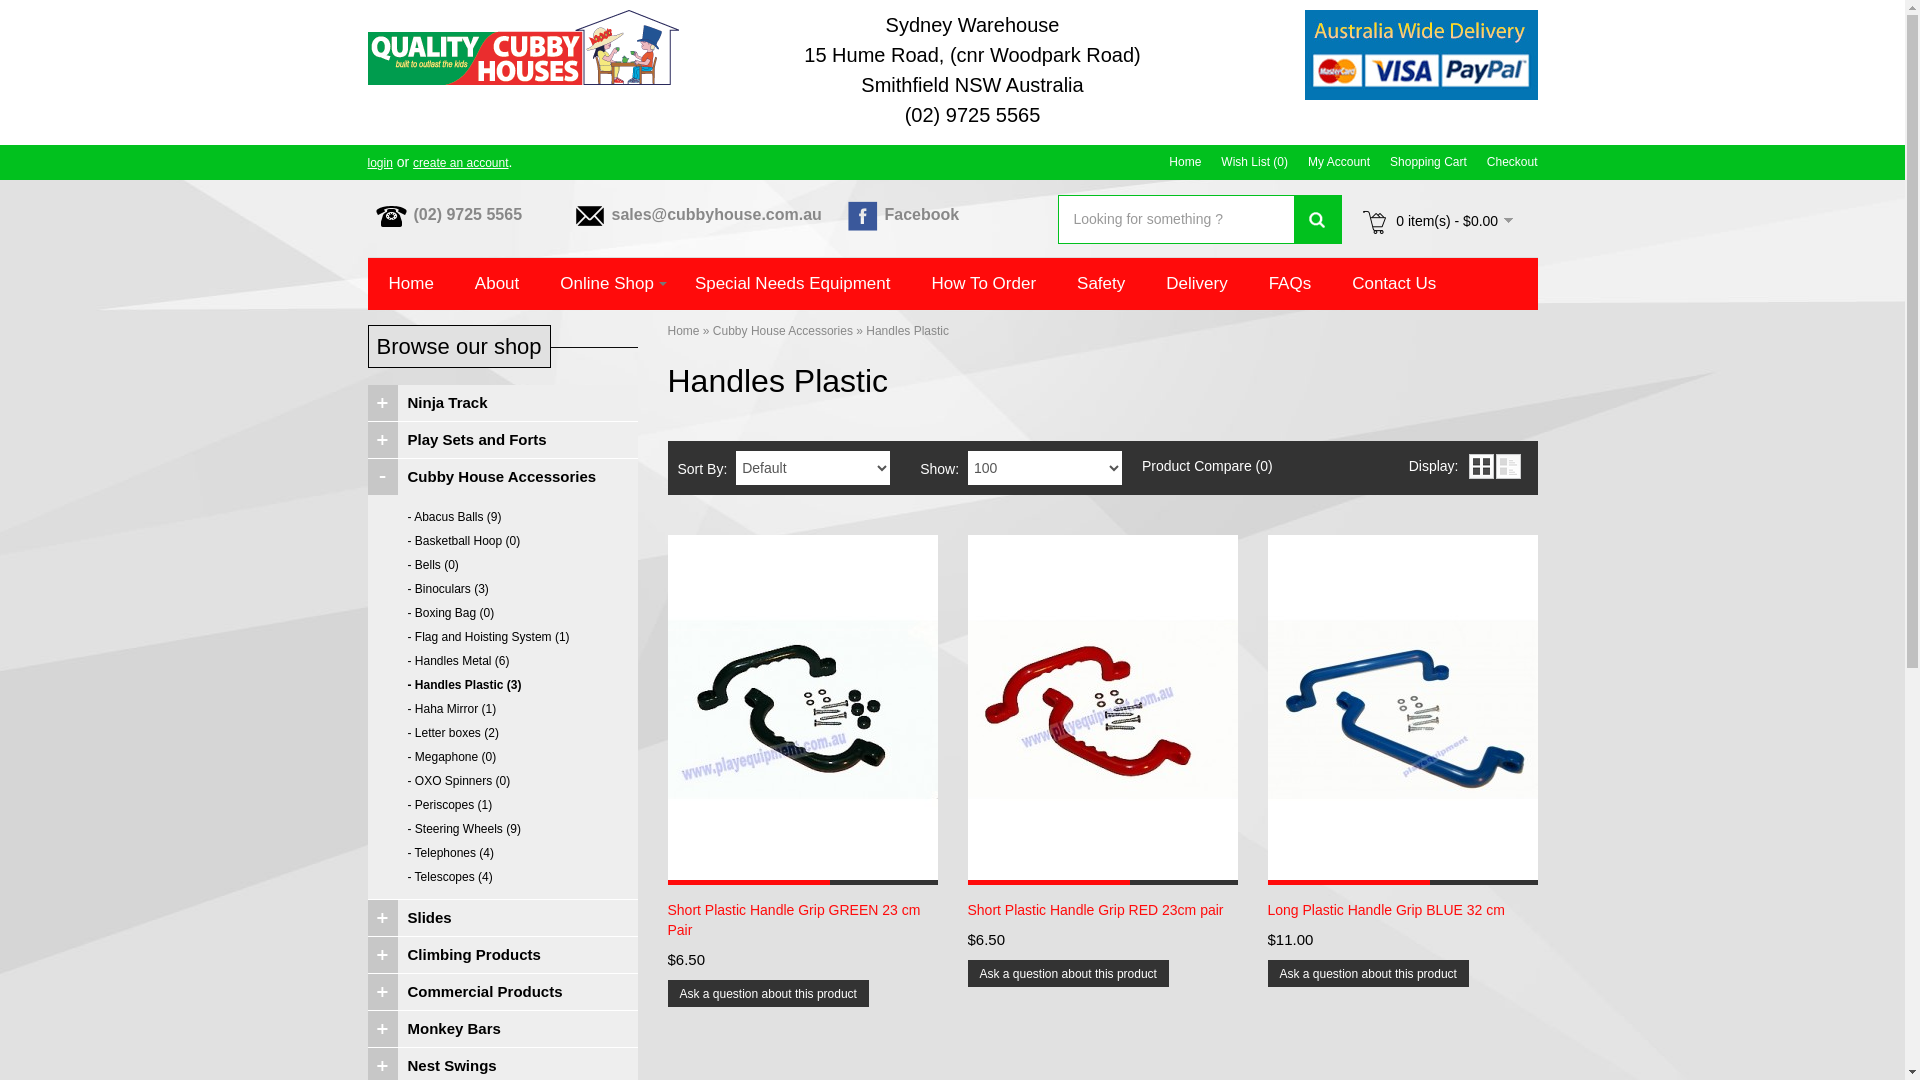 This screenshot has height=1080, width=1920. What do you see at coordinates (802, 920) in the screenshot?
I see `'Short Plastic Handle Grip GREEN 23 cm Pair'` at bounding box center [802, 920].